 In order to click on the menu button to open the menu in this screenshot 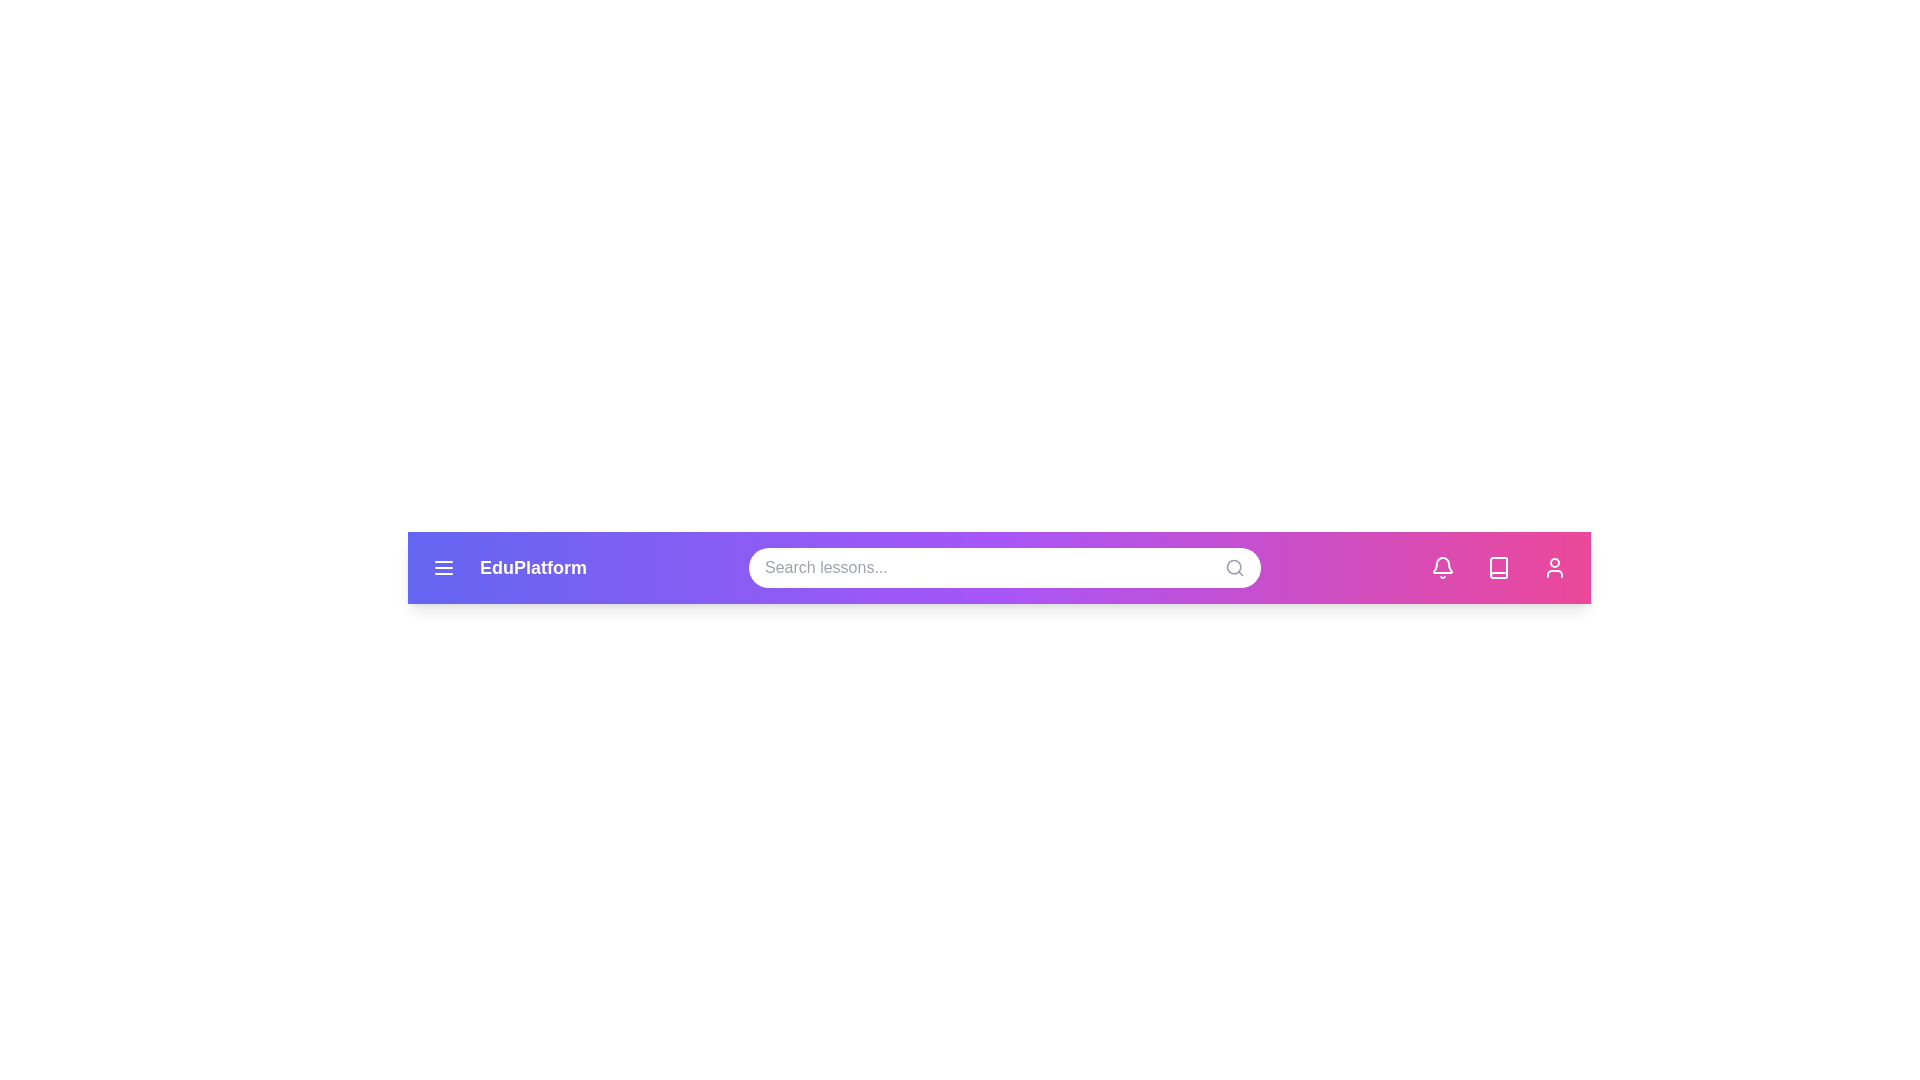, I will do `click(443, 567)`.